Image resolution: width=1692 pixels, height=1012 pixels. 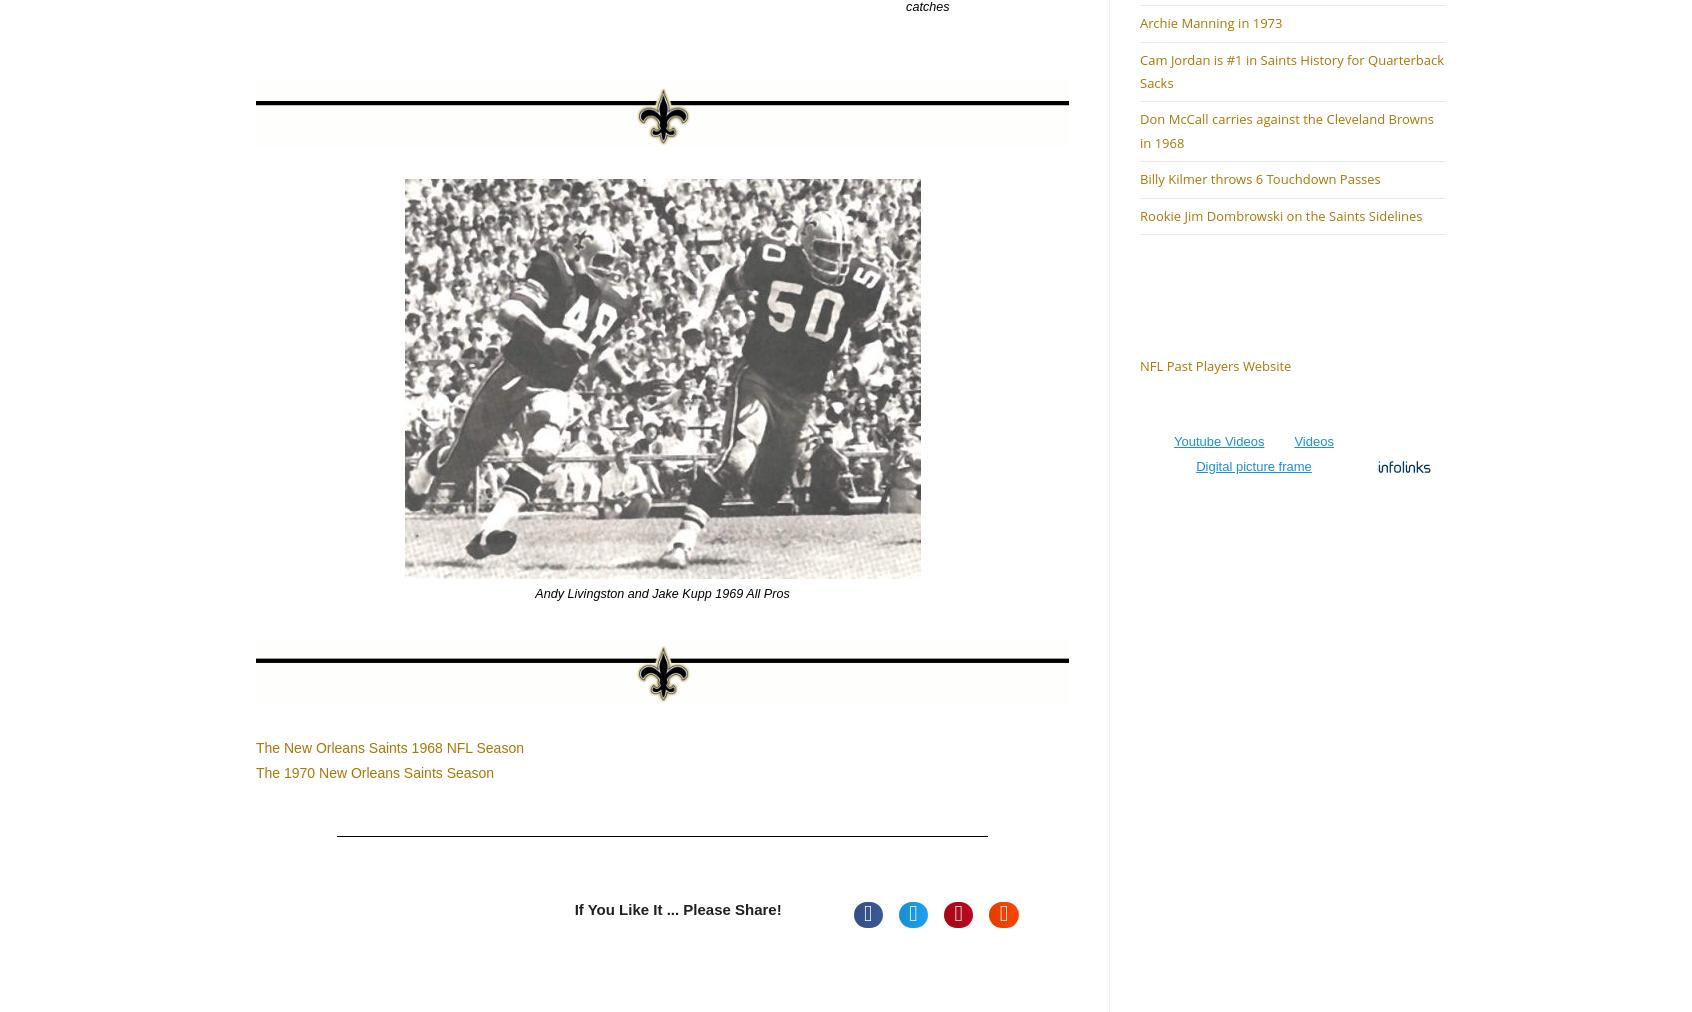 What do you see at coordinates (1280, 215) in the screenshot?
I see `'Rookie Jim Dombrowski on the Saints Sidelines'` at bounding box center [1280, 215].